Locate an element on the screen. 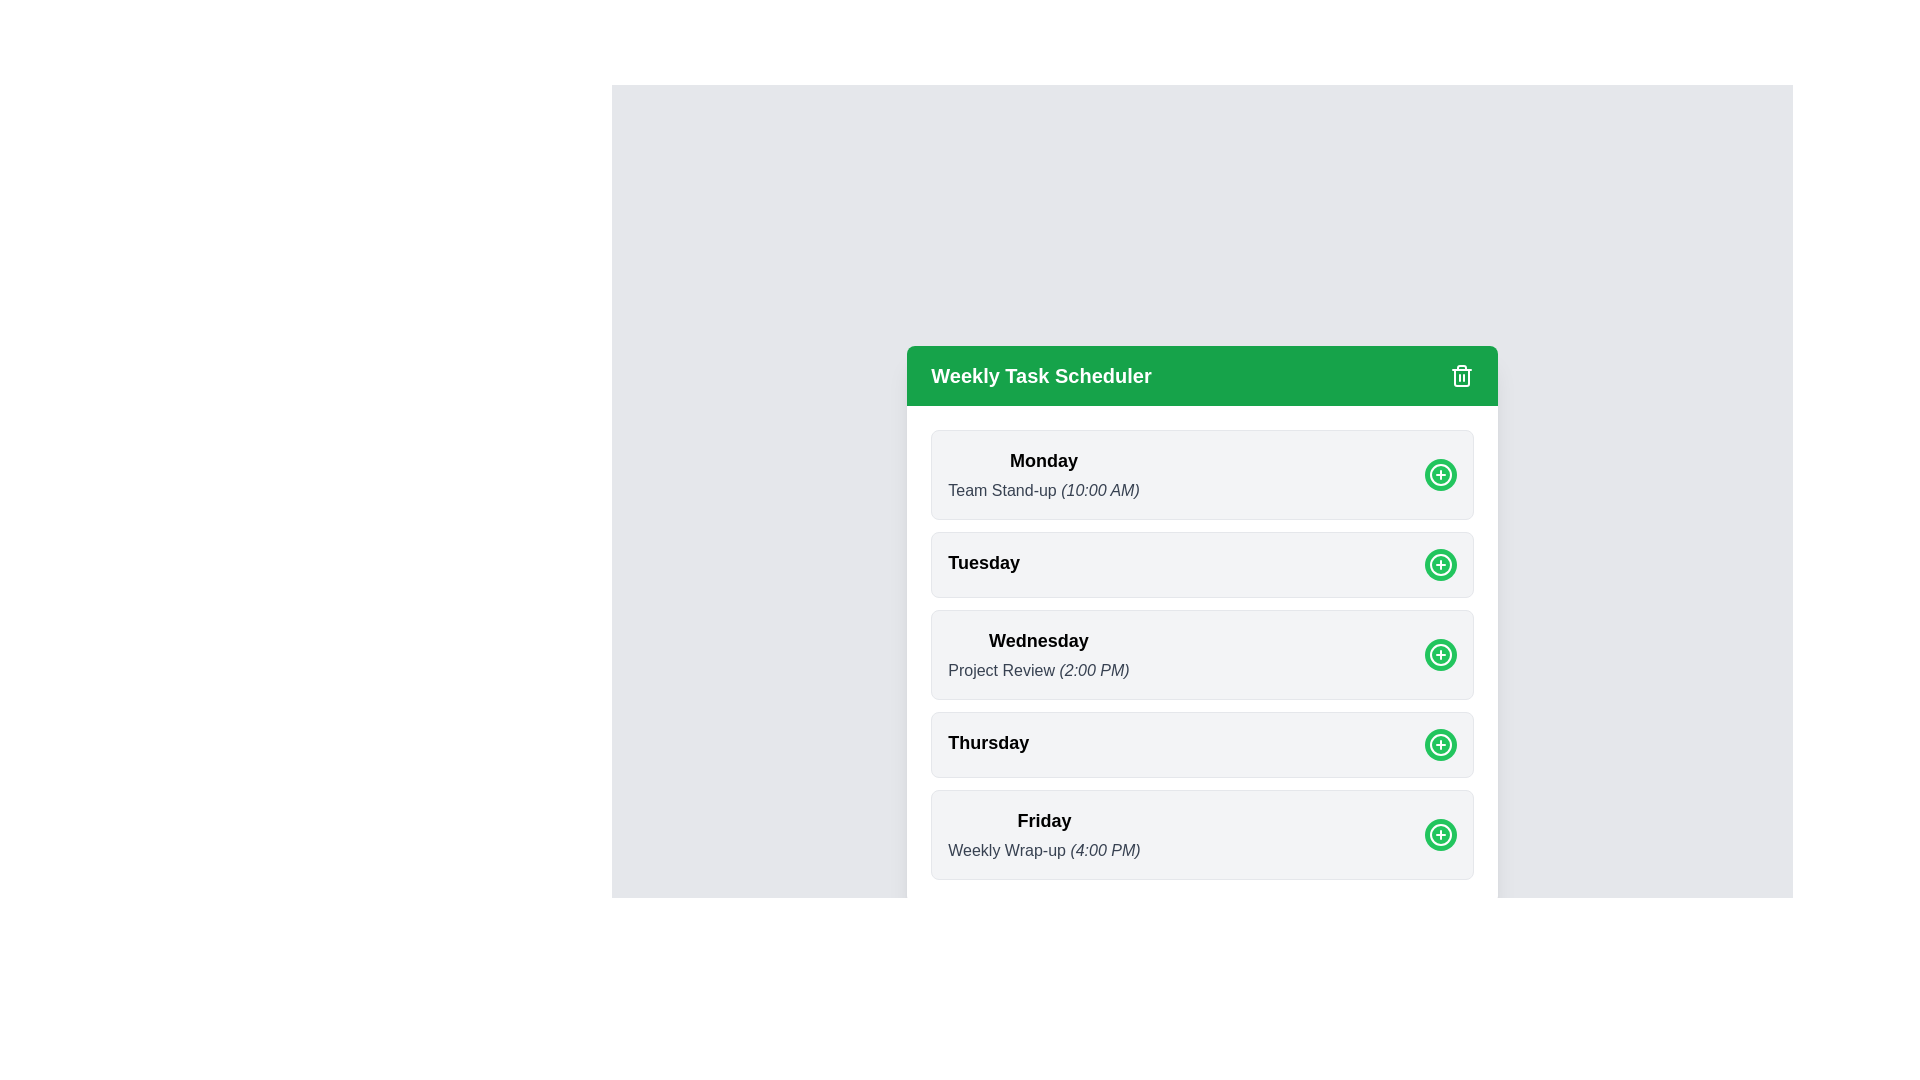 Image resolution: width=1920 pixels, height=1080 pixels. the section corresponding to Thursday to observe the shadow effect is located at coordinates (1201, 744).